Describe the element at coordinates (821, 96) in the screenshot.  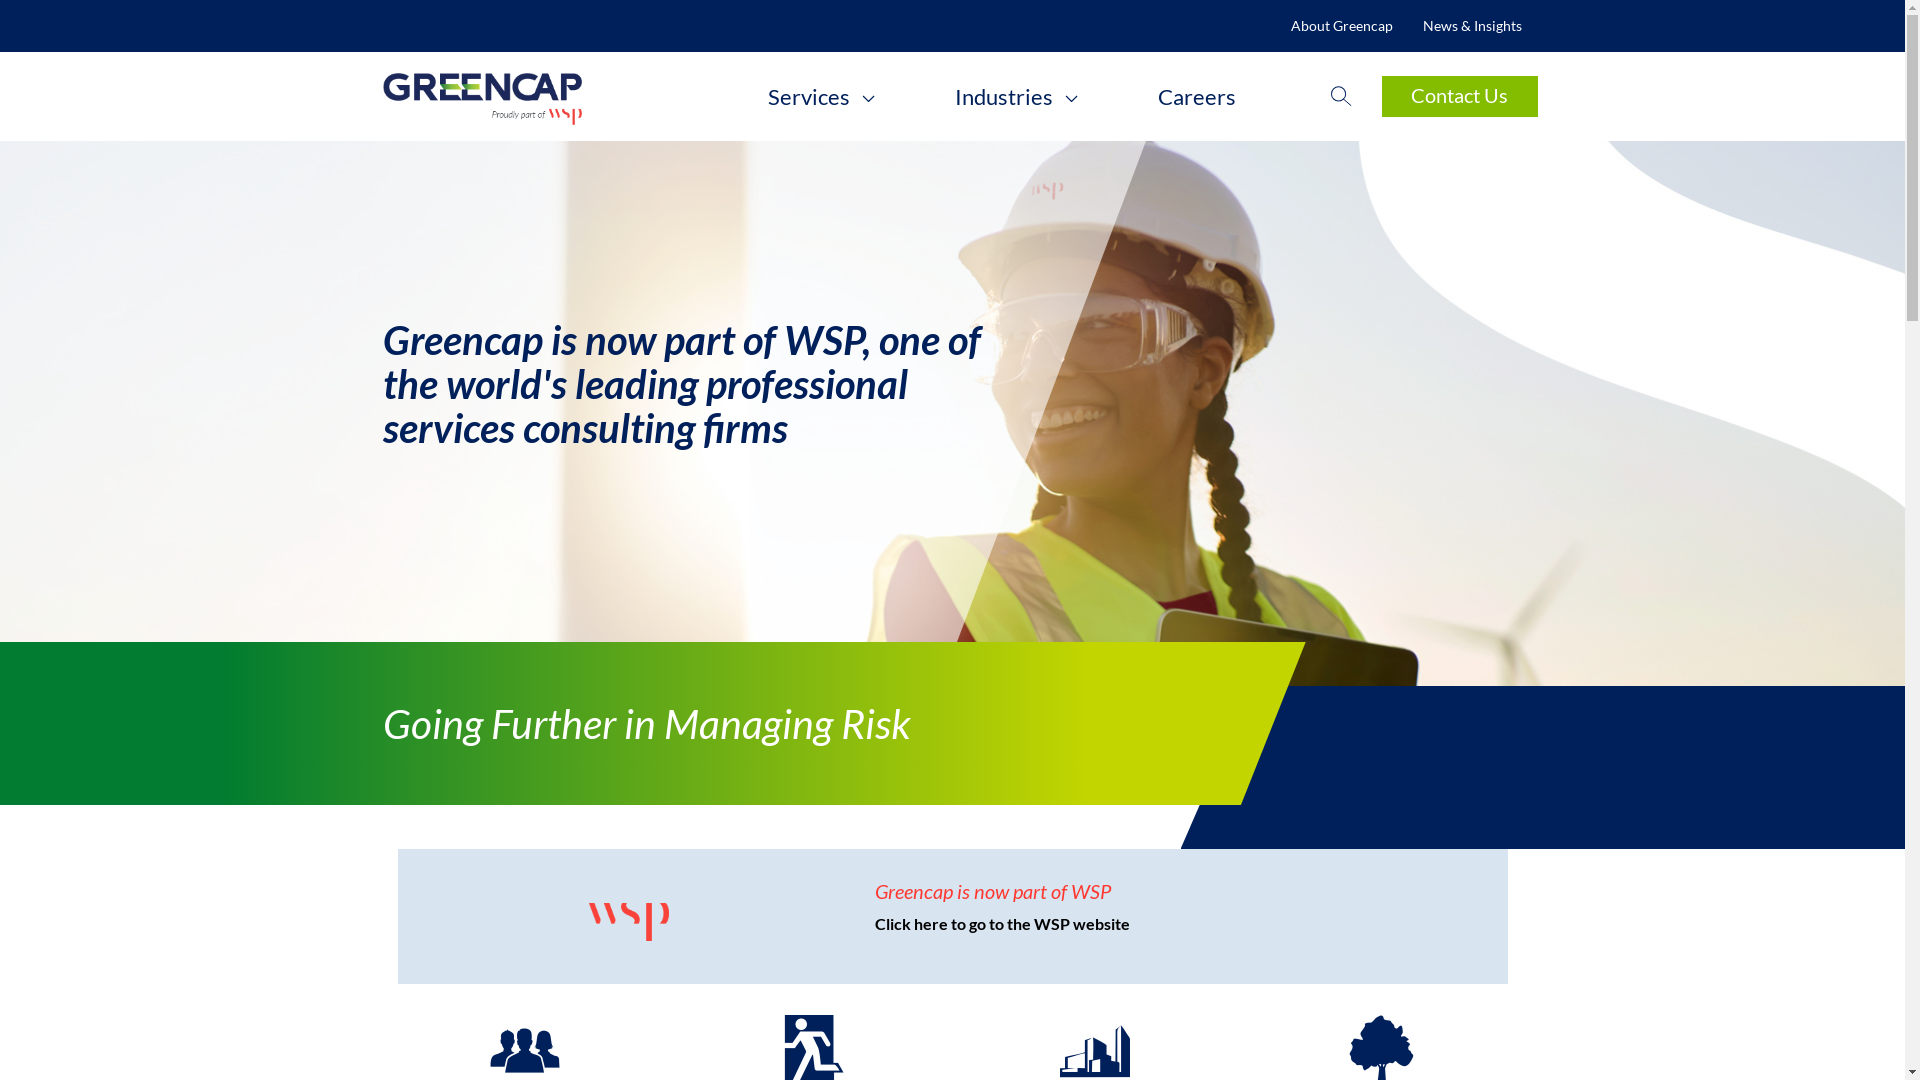
I see `'Services'` at that location.